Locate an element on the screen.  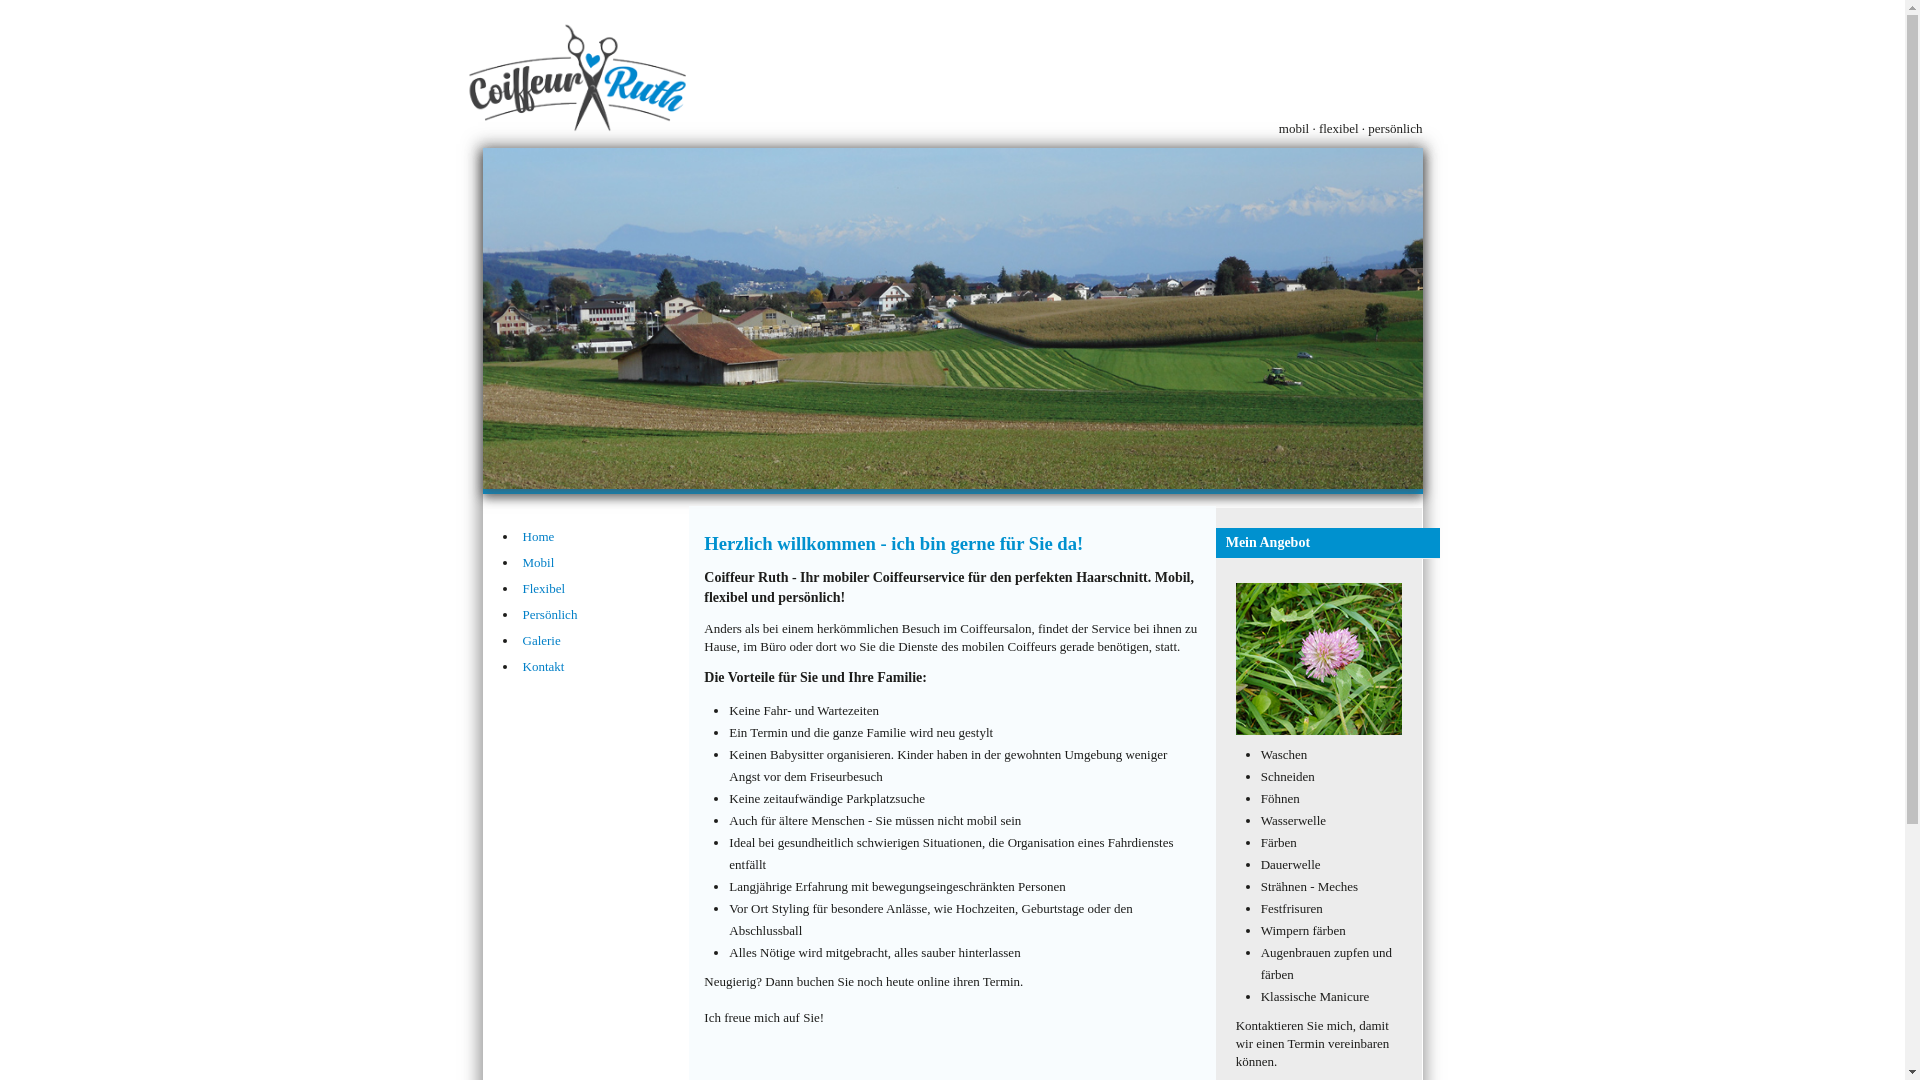
'Coiffeur Ruth' is located at coordinates (950, 317).